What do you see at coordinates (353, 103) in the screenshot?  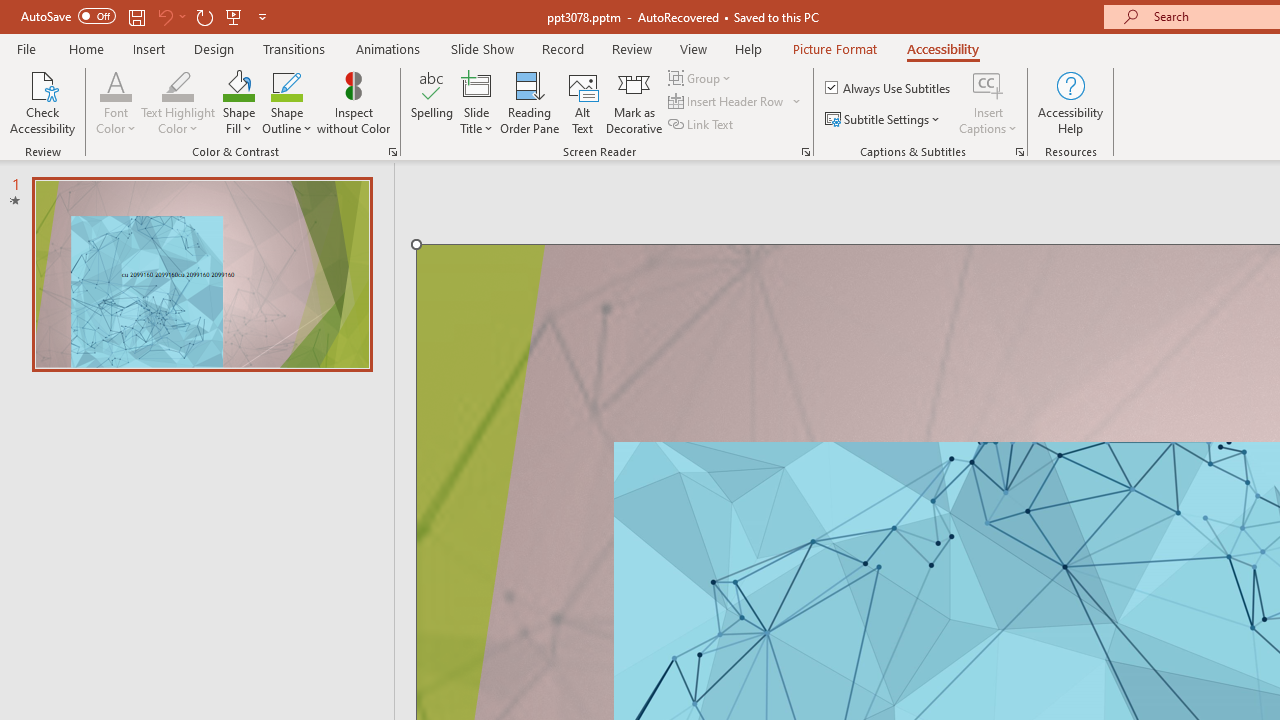 I see `'Inspect without Color'` at bounding box center [353, 103].